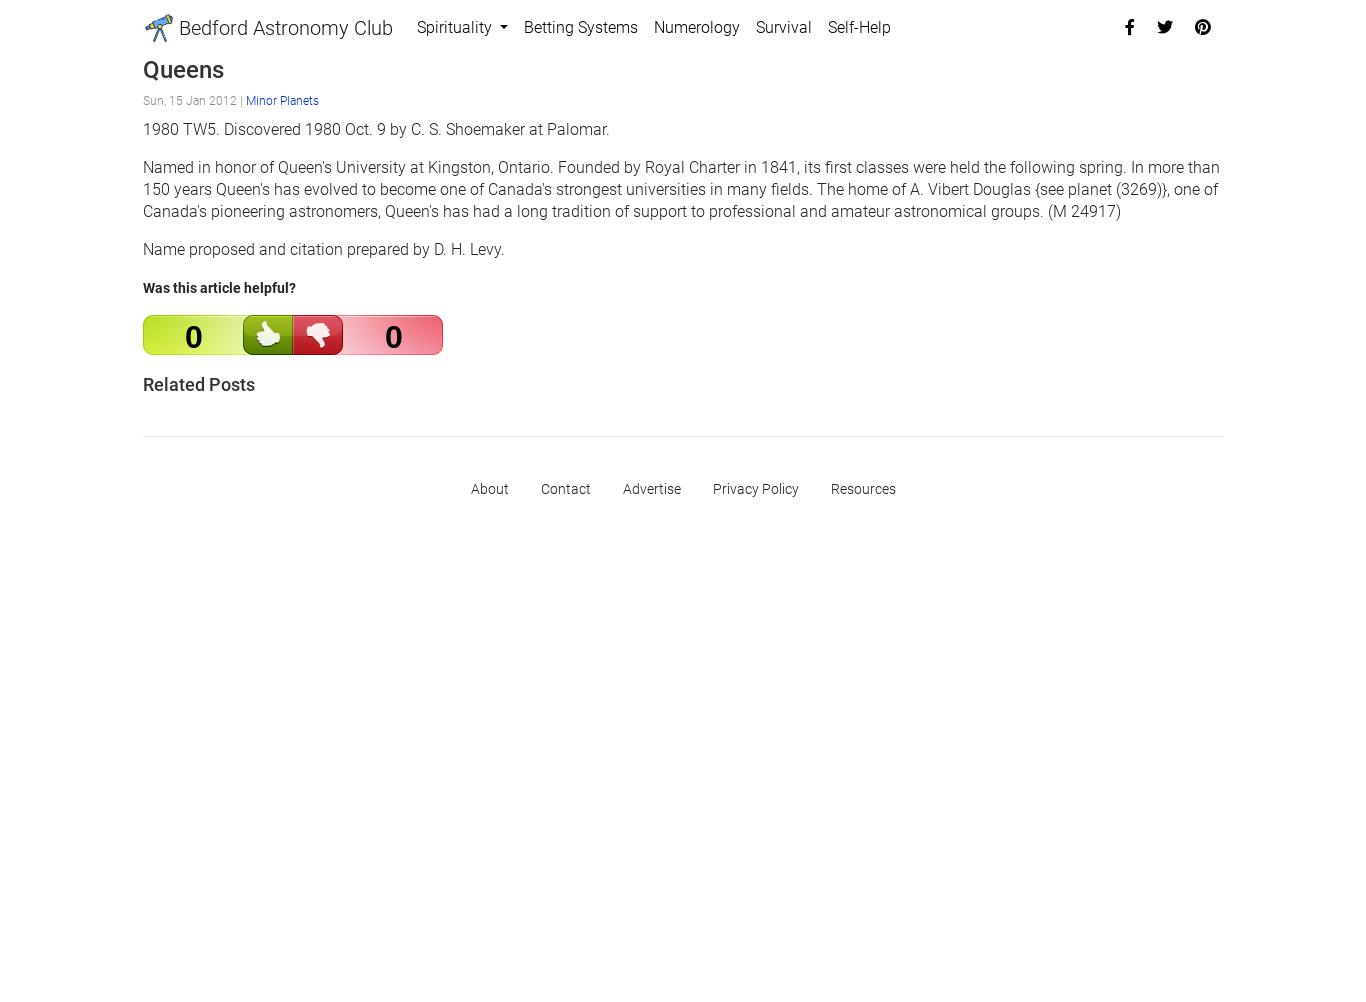 The width and height of the screenshot is (1366, 1002). Describe the element at coordinates (182, 70) in the screenshot. I see `'Queens'` at that location.